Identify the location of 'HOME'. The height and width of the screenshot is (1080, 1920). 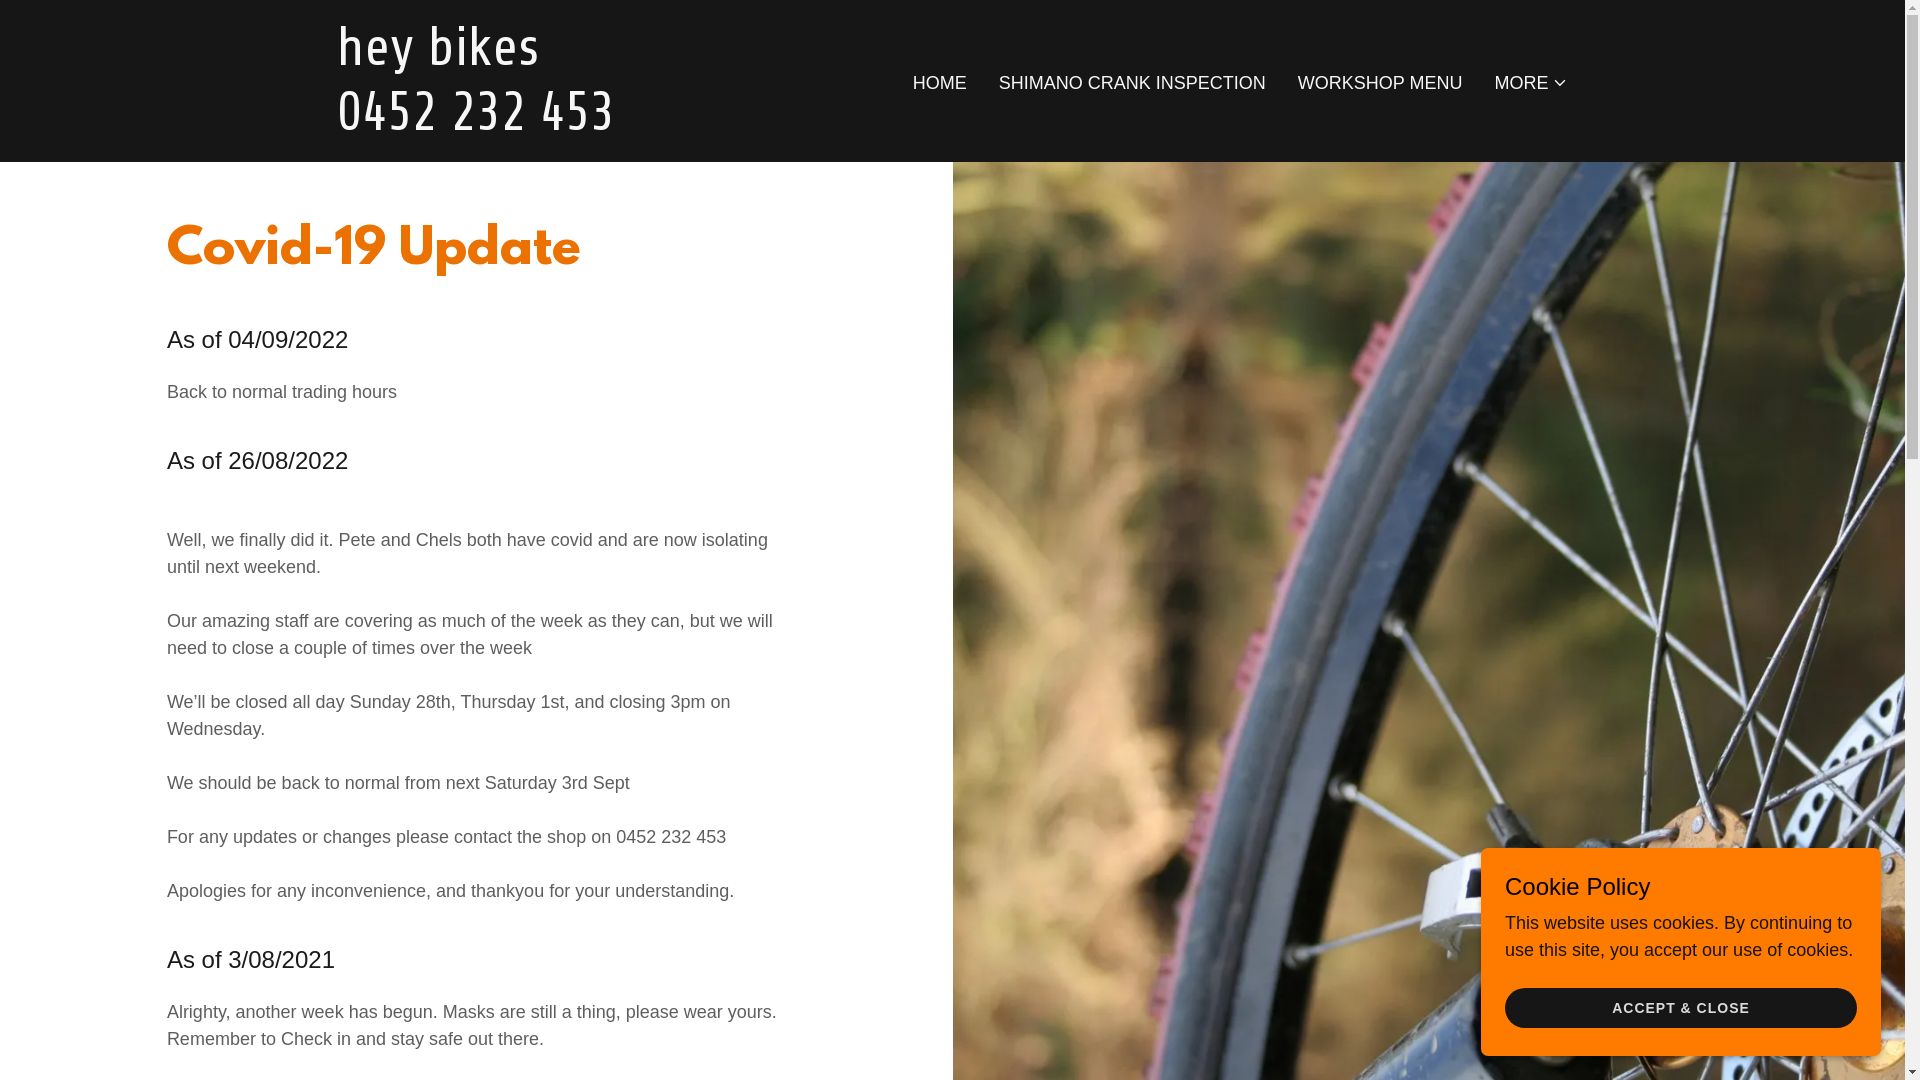
(939, 82).